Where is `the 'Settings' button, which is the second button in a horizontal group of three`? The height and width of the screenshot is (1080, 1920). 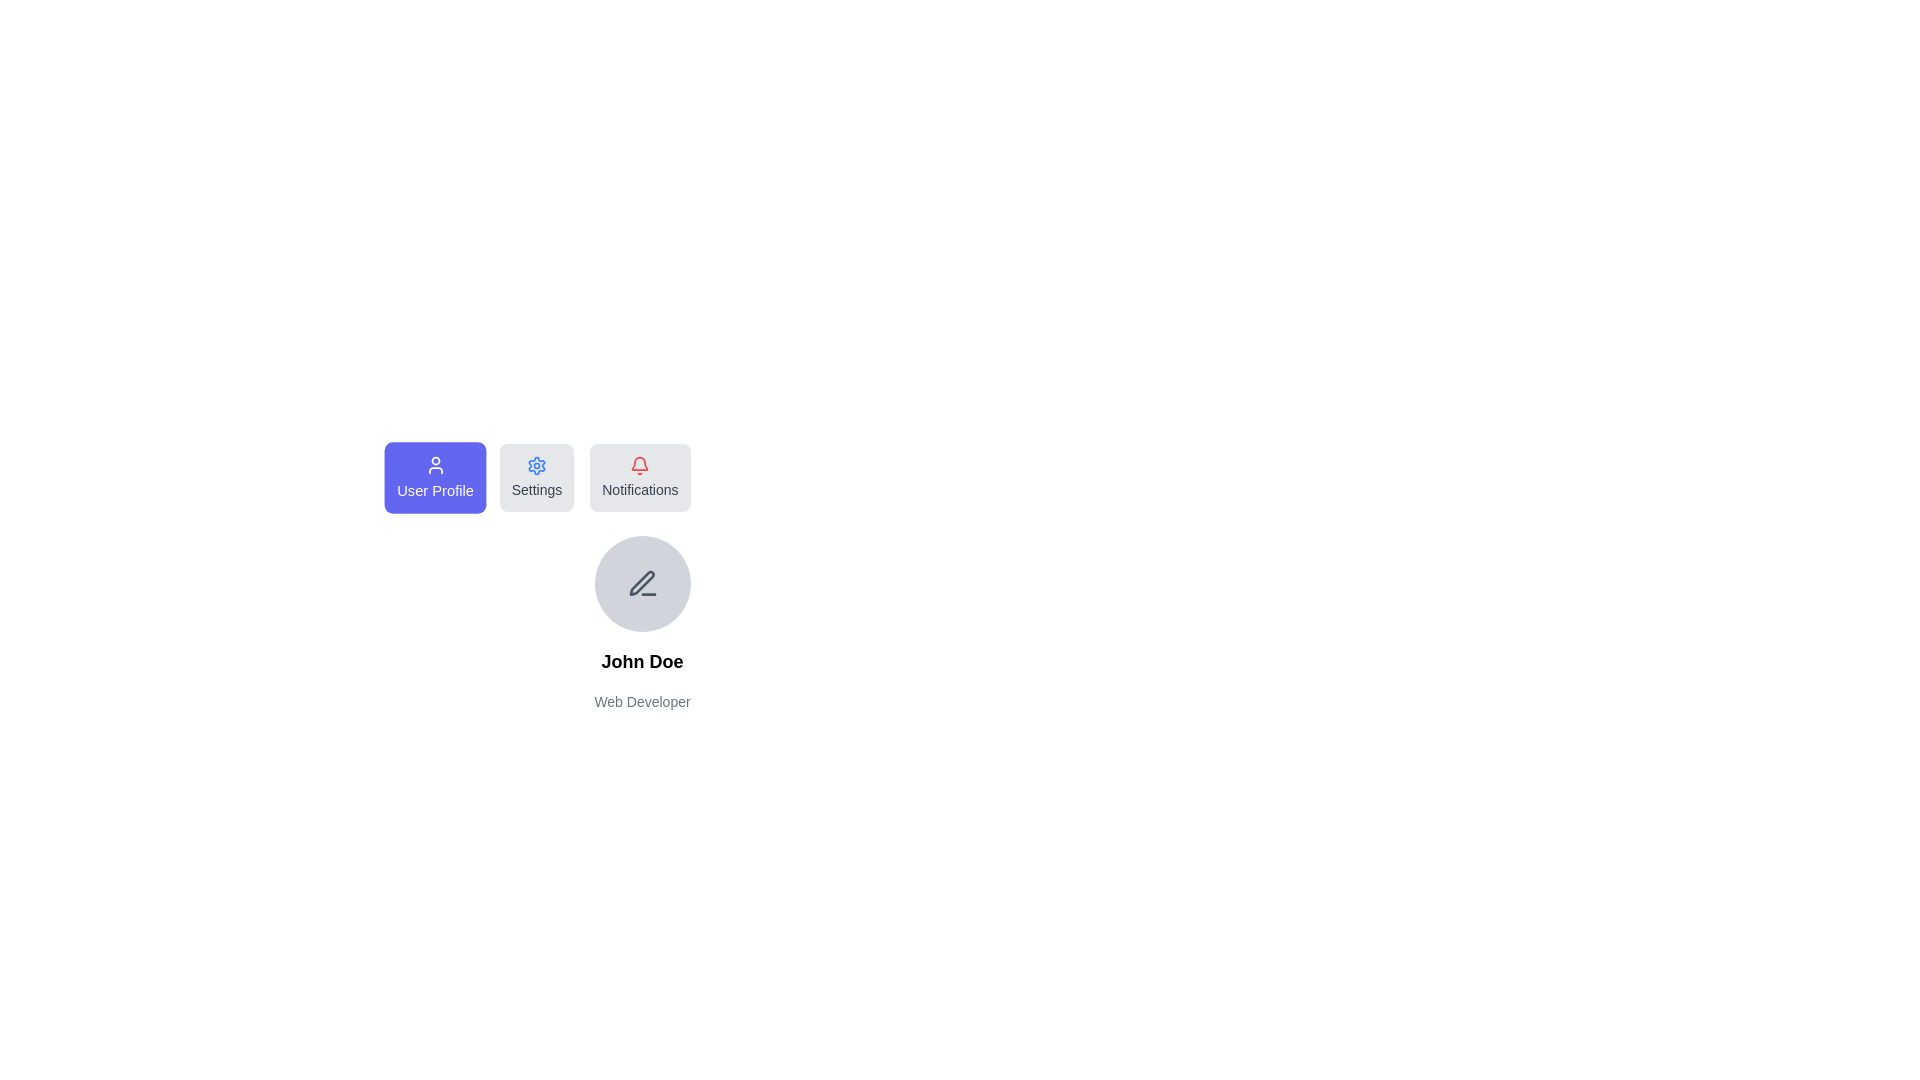 the 'Settings' button, which is the second button in a horizontal group of three is located at coordinates (537, 478).